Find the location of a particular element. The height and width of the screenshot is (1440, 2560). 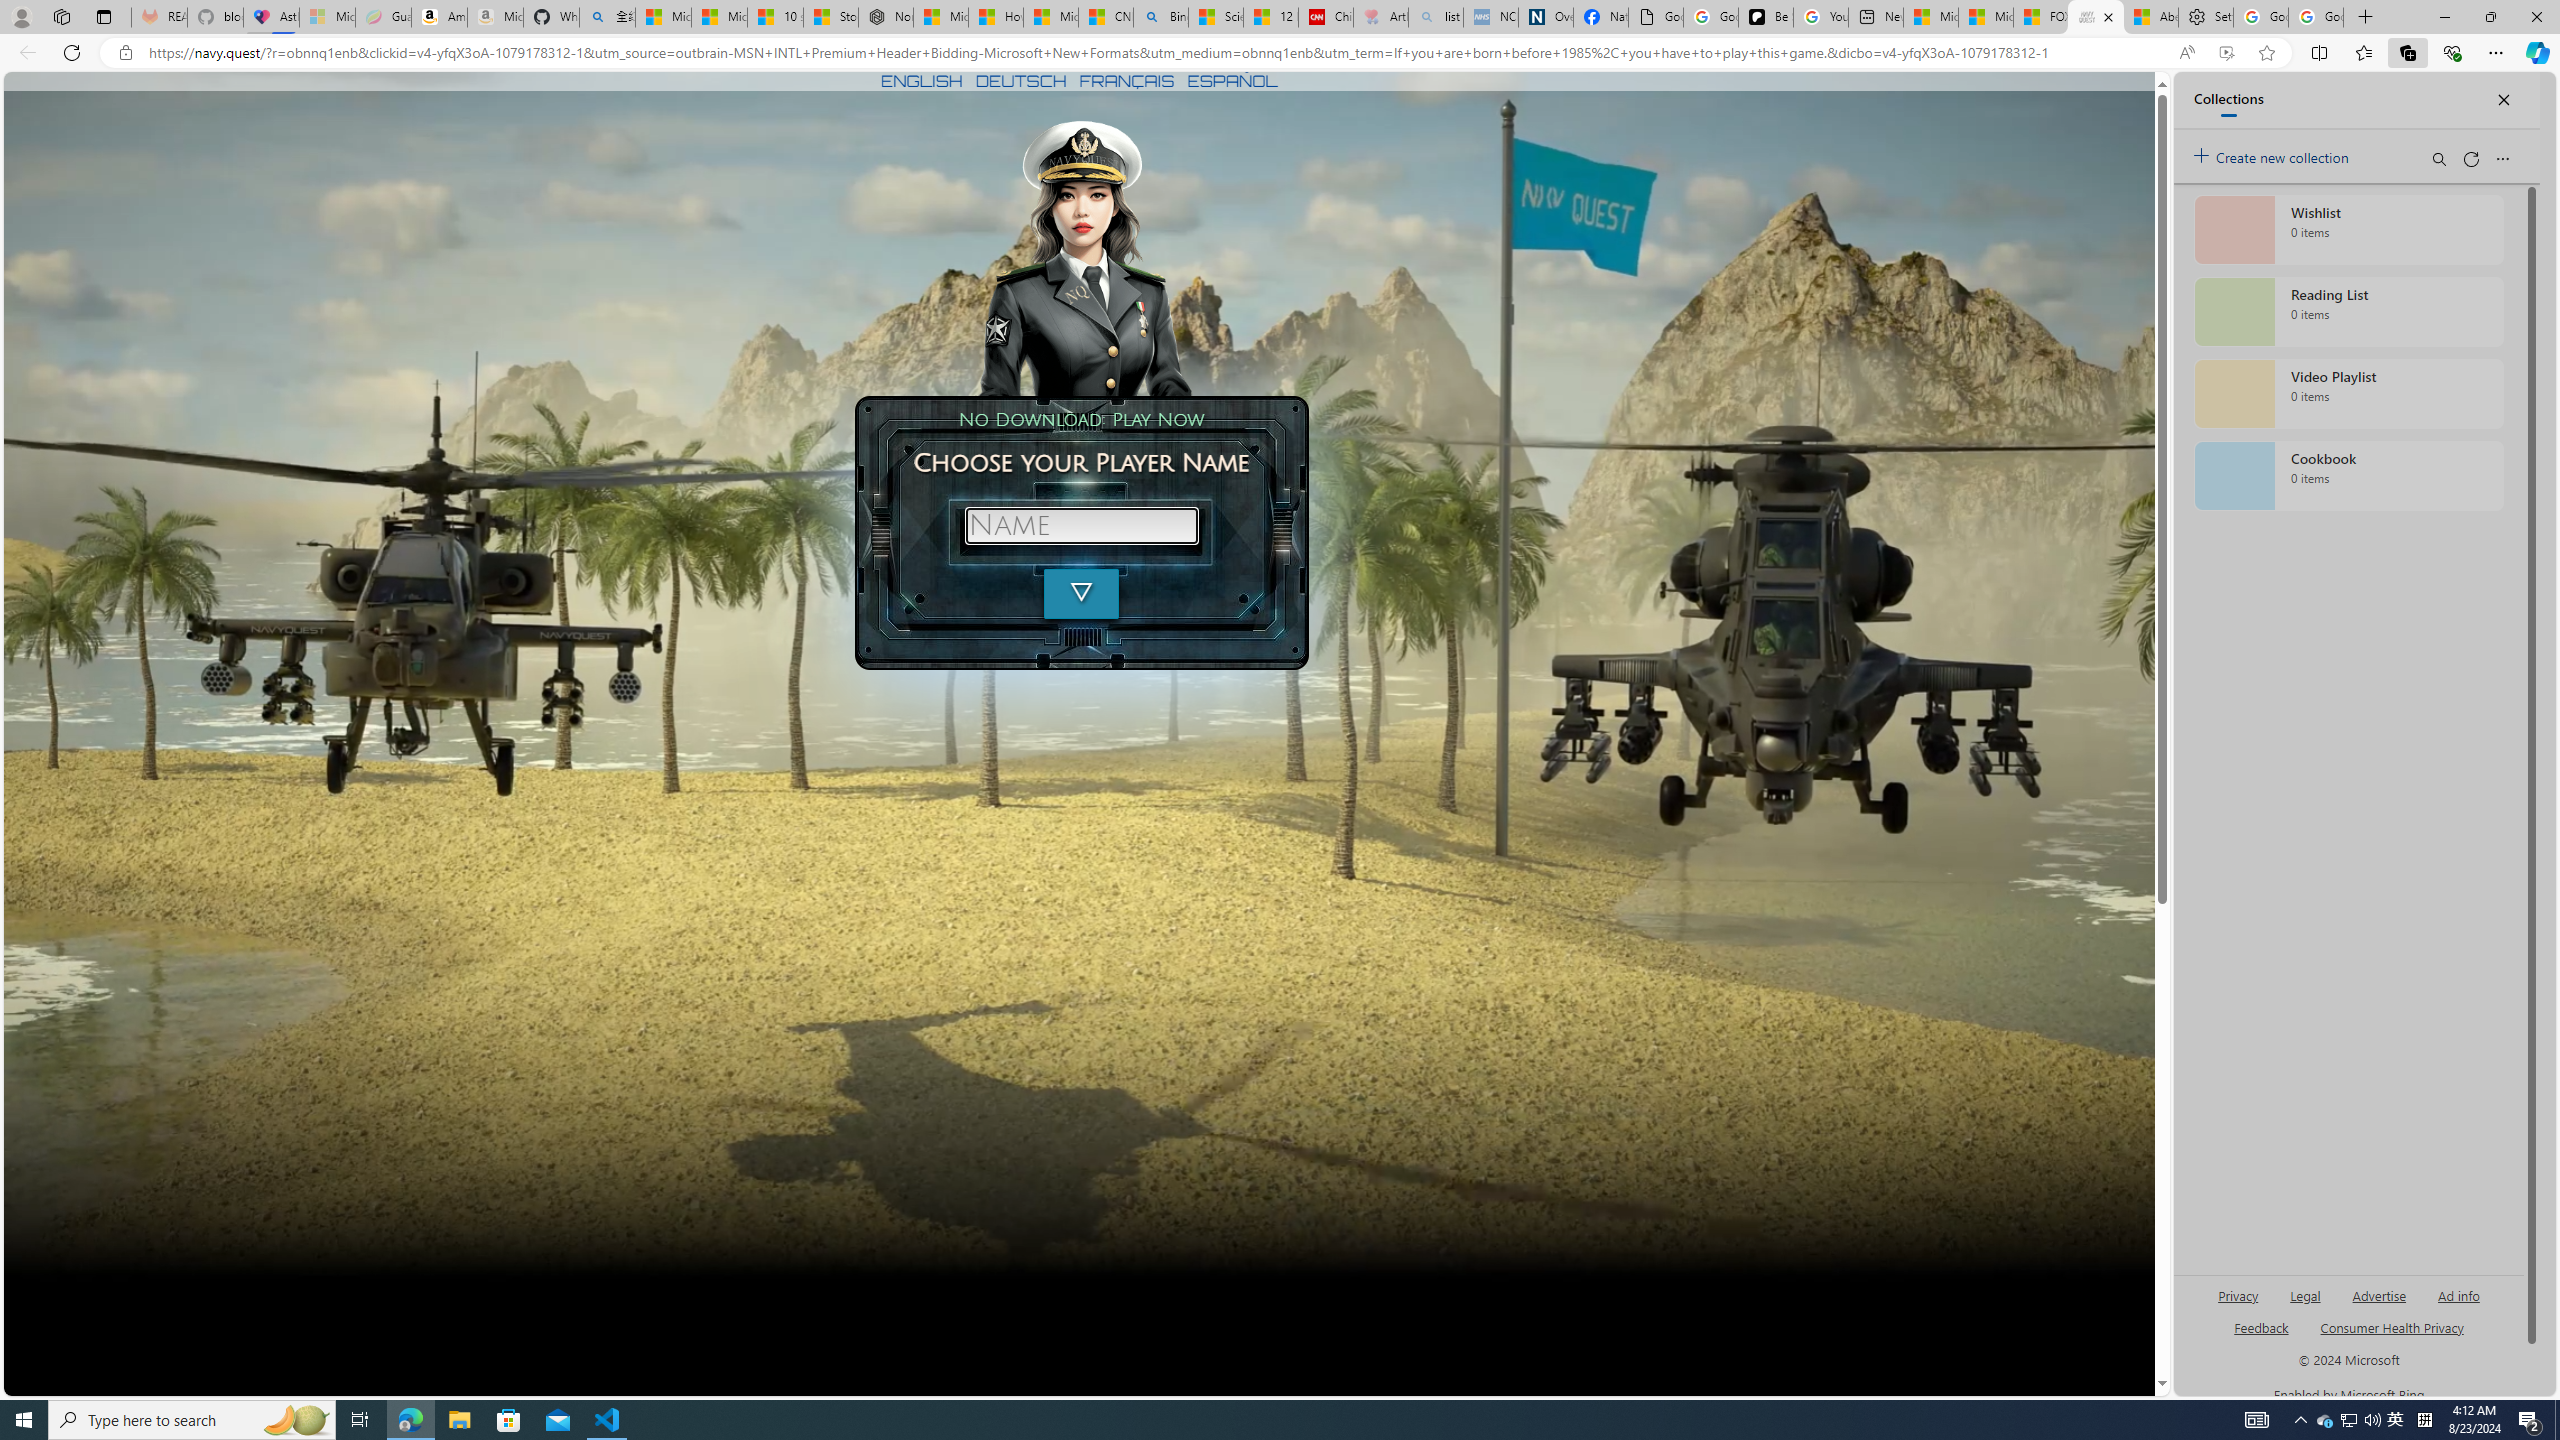

'Arthritis: Ask Health Professionals - Sleeping' is located at coordinates (1381, 16).